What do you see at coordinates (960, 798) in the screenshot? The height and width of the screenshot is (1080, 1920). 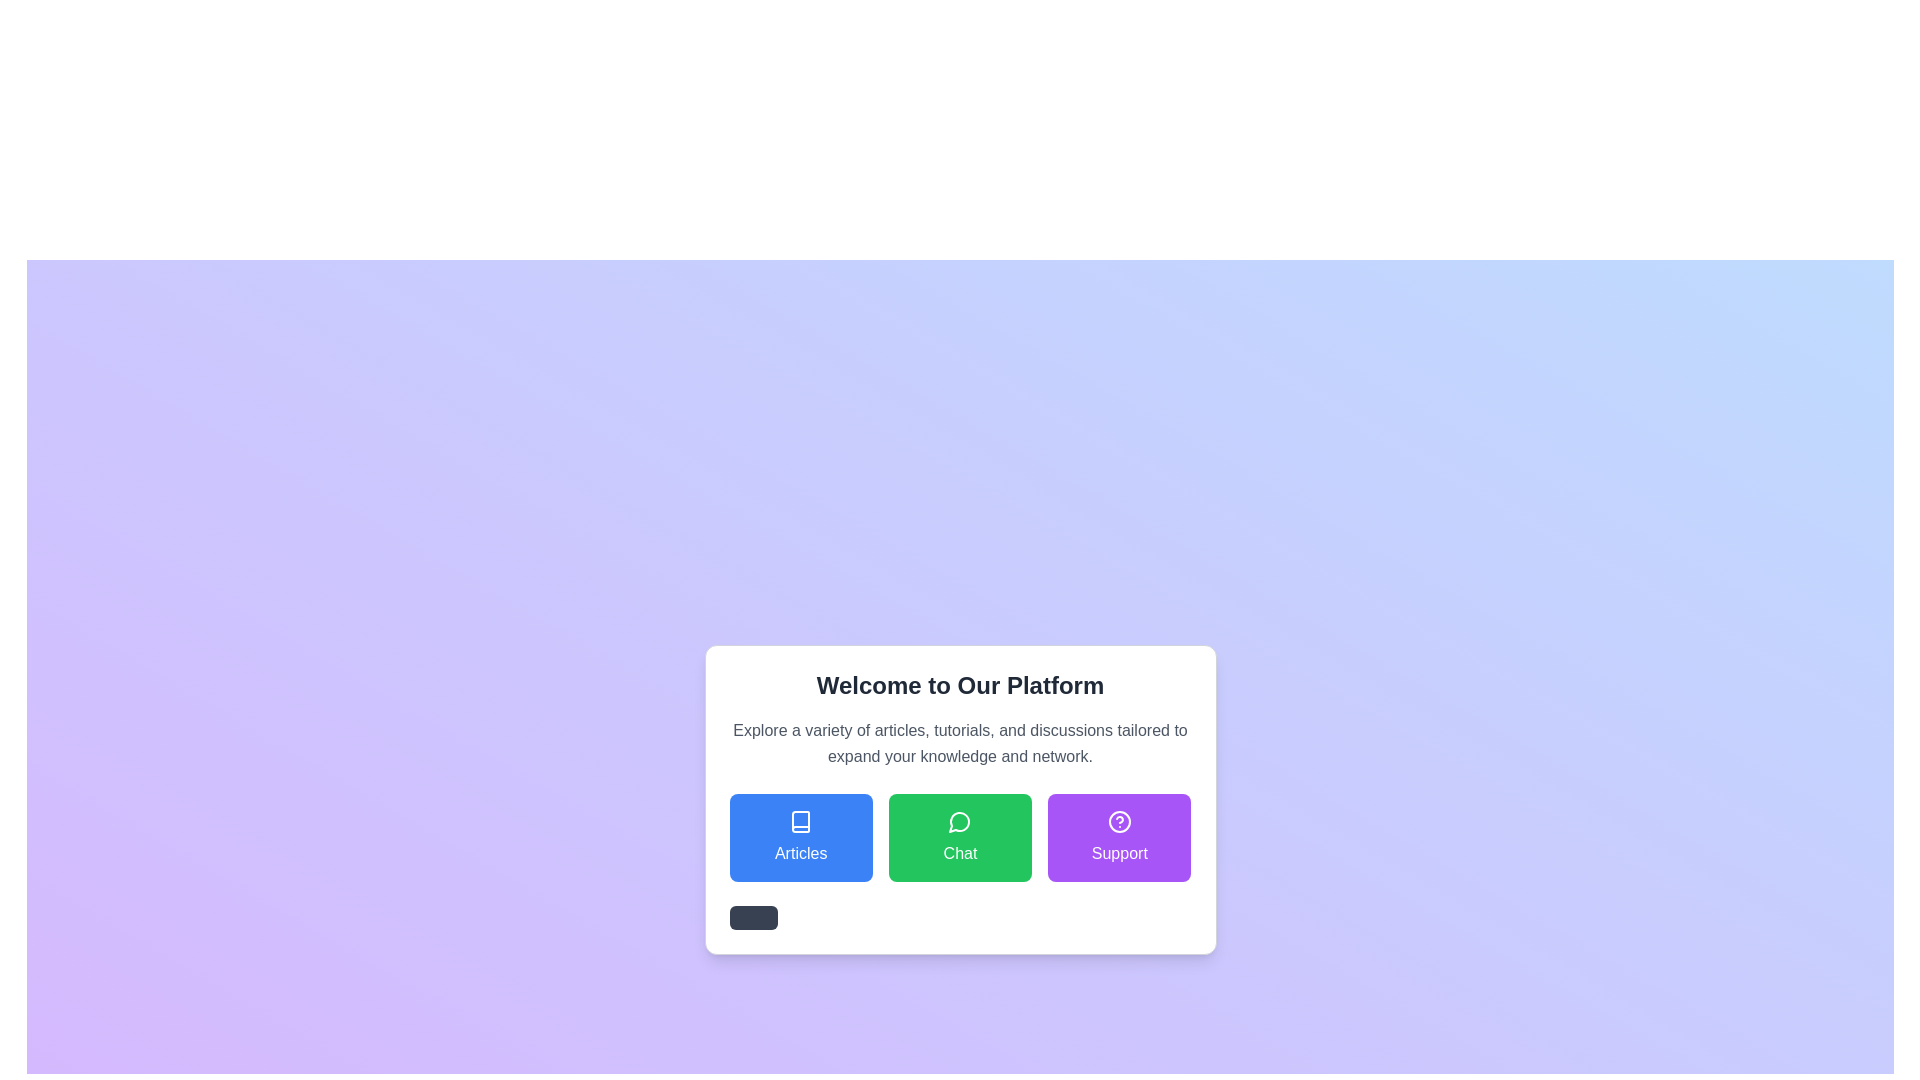 I see `introductory text within the Section card, which is centrally positioned in the viewport and contains navigational buttons for Articles, Chat, and Support` at bounding box center [960, 798].